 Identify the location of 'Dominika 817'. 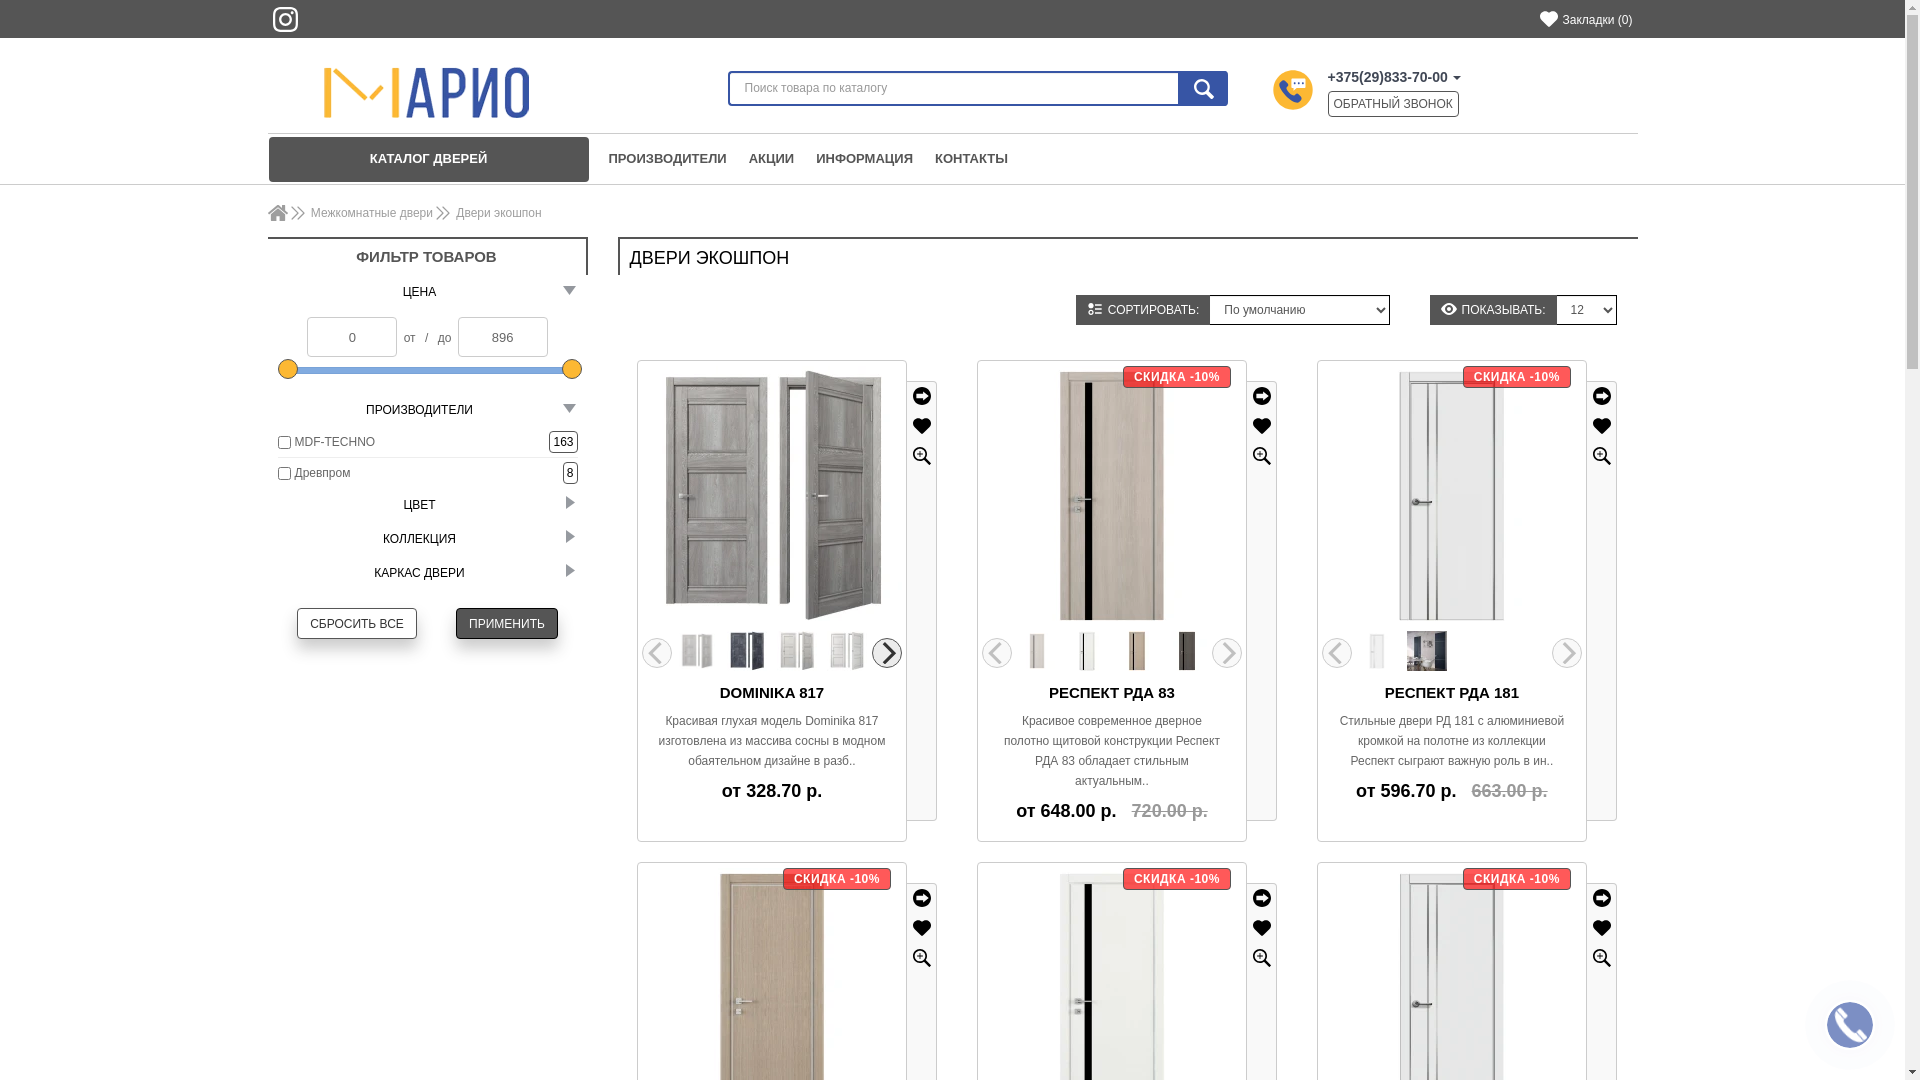
(771, 495).